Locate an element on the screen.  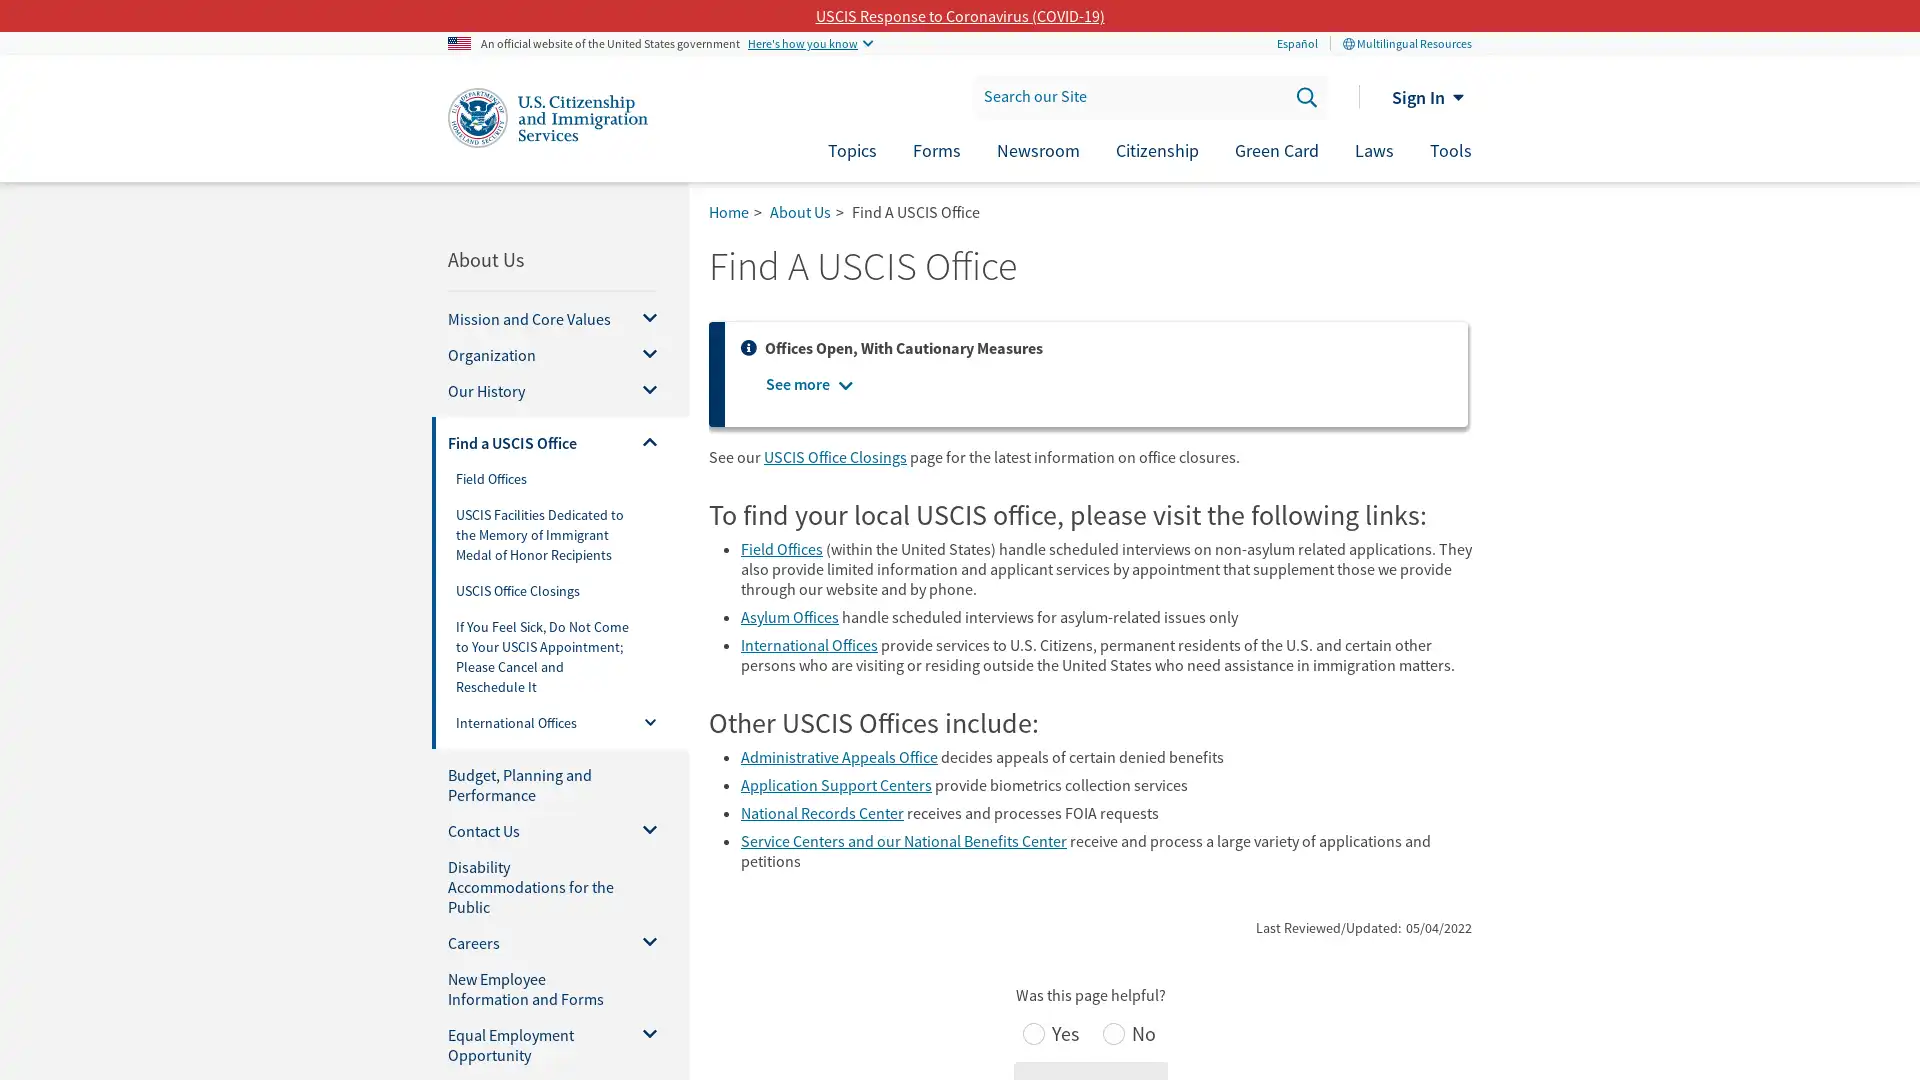
Toggle menu for Careers is located at coordinates (642, 942).